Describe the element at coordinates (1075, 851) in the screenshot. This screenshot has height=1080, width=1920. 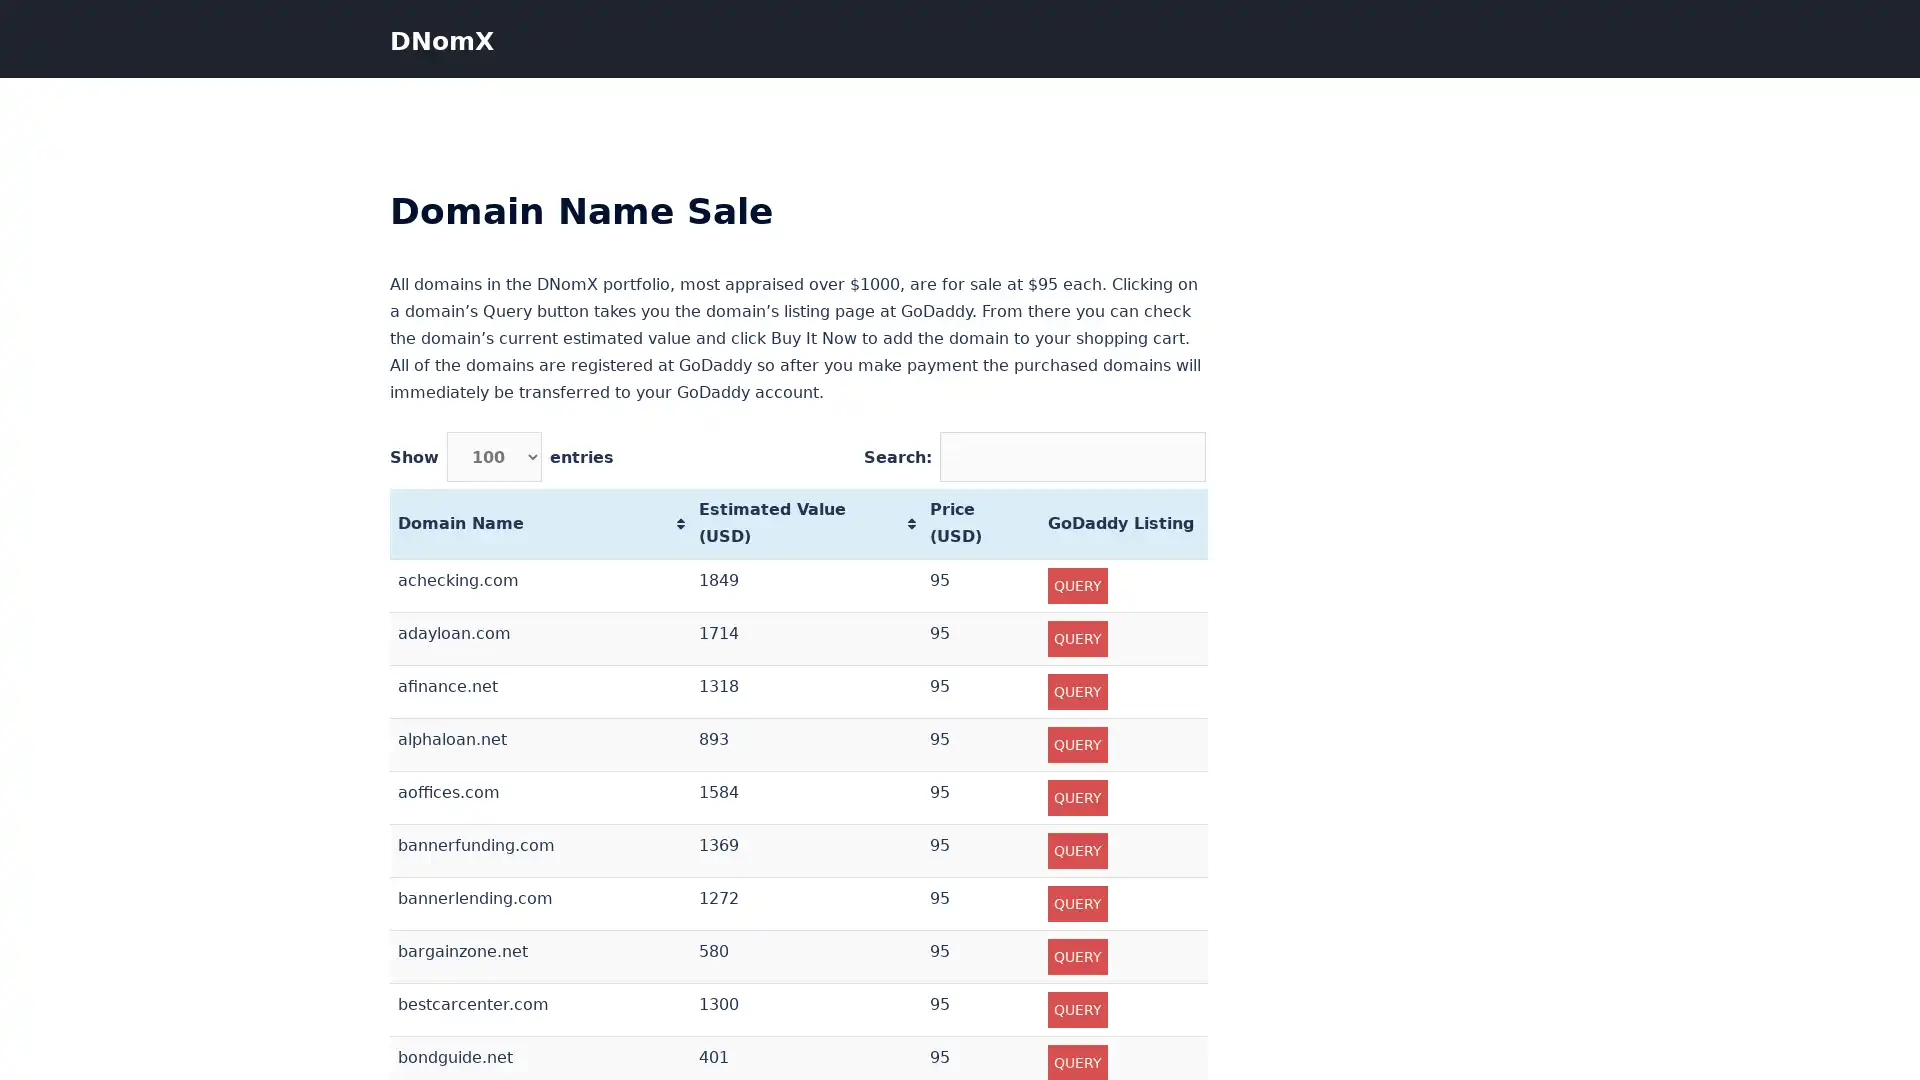
I see `QUERY` at that location.